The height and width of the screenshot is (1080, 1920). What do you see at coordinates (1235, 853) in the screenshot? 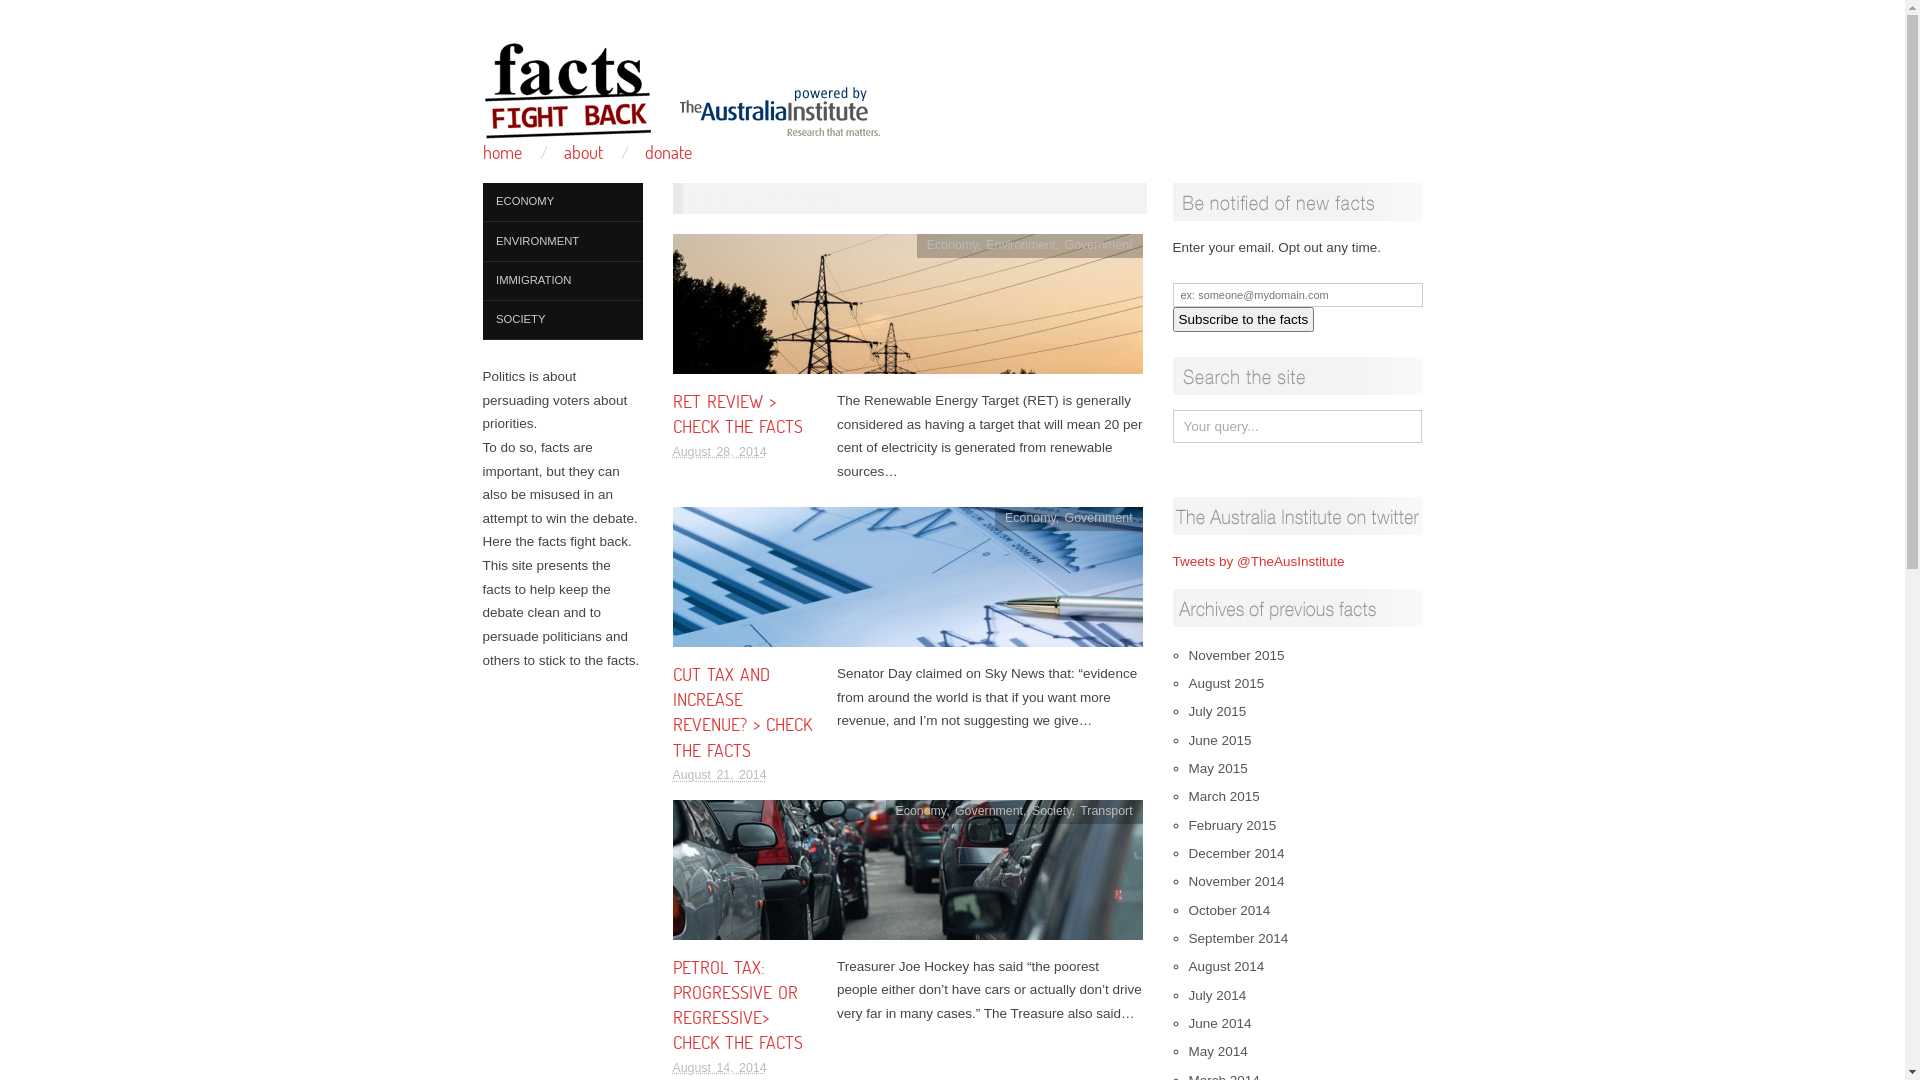
I see `'December 2014'` at bounding box center [1235, 853].